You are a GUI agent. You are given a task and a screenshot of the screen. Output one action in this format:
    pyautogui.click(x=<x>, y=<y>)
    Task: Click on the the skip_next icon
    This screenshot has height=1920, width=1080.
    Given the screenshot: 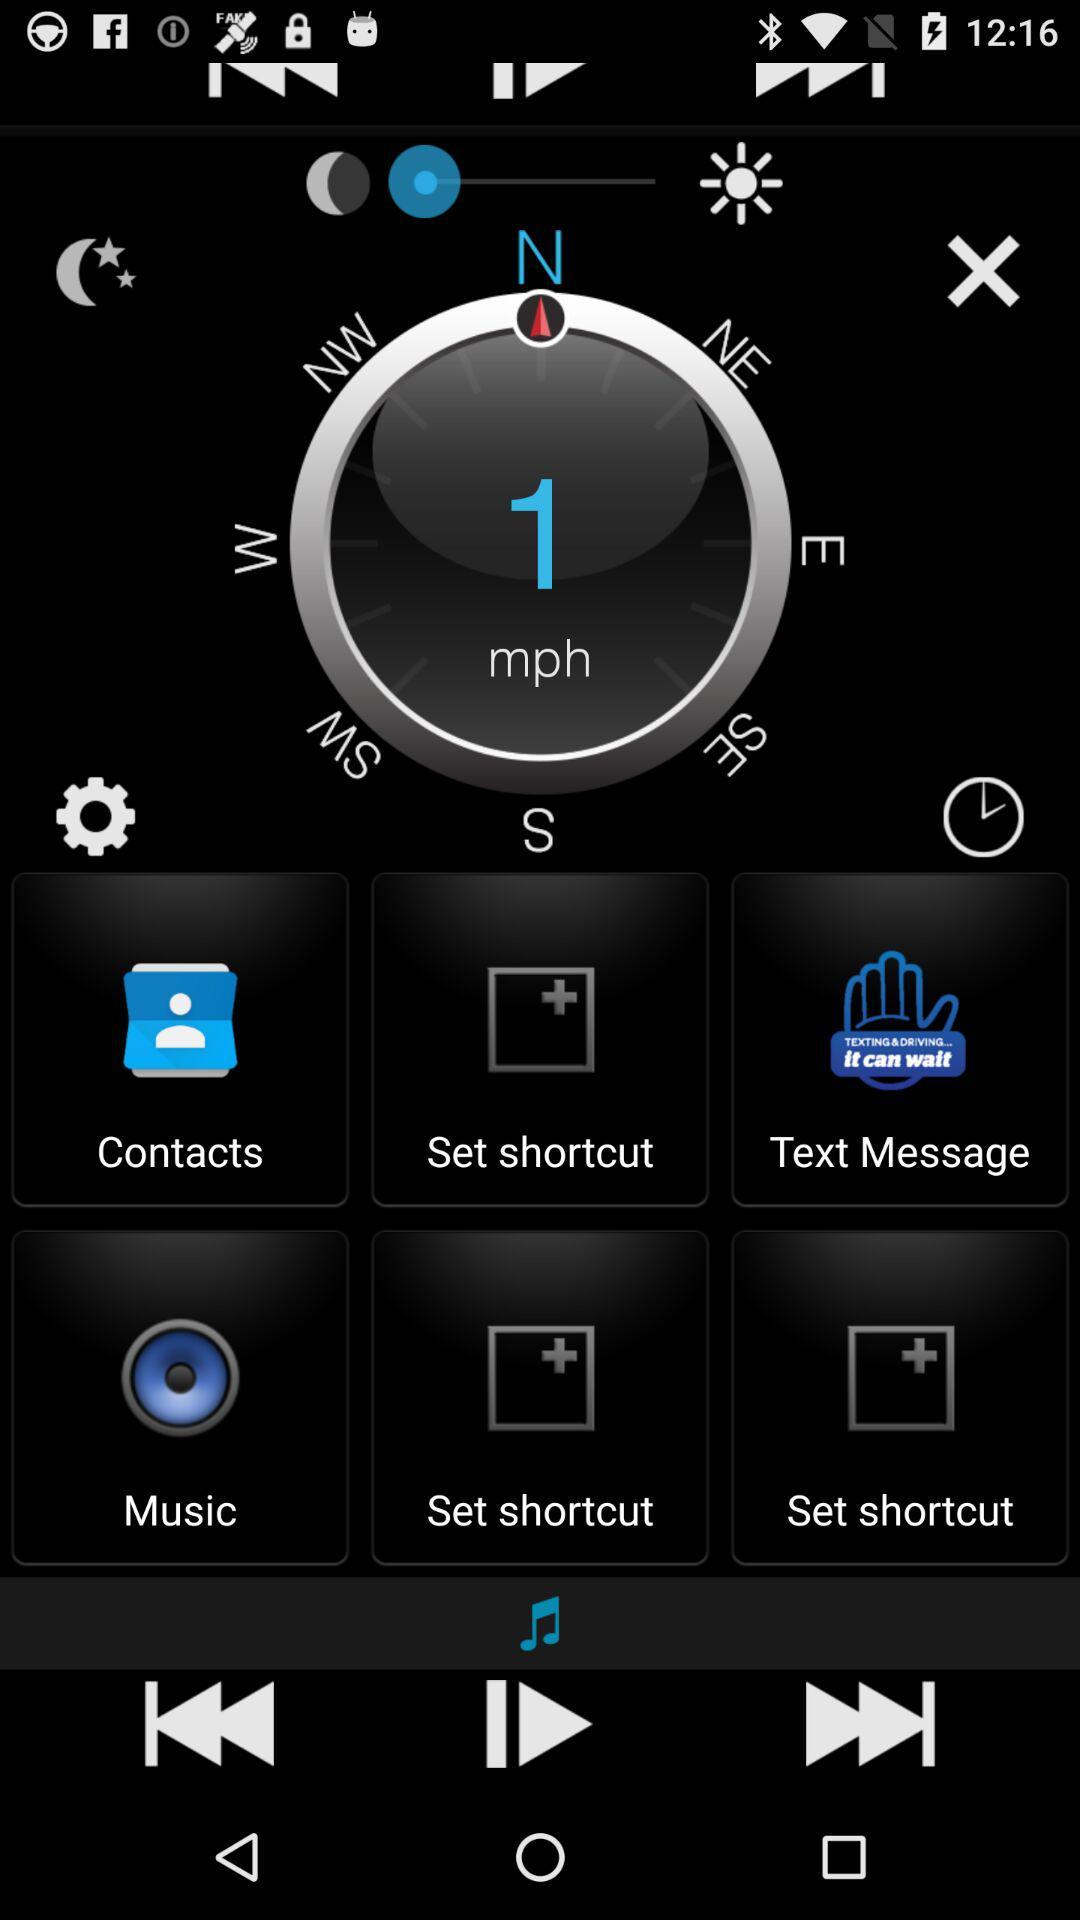 What is the action you would take?
    pyautogui.click(x=546, y=1843)
    